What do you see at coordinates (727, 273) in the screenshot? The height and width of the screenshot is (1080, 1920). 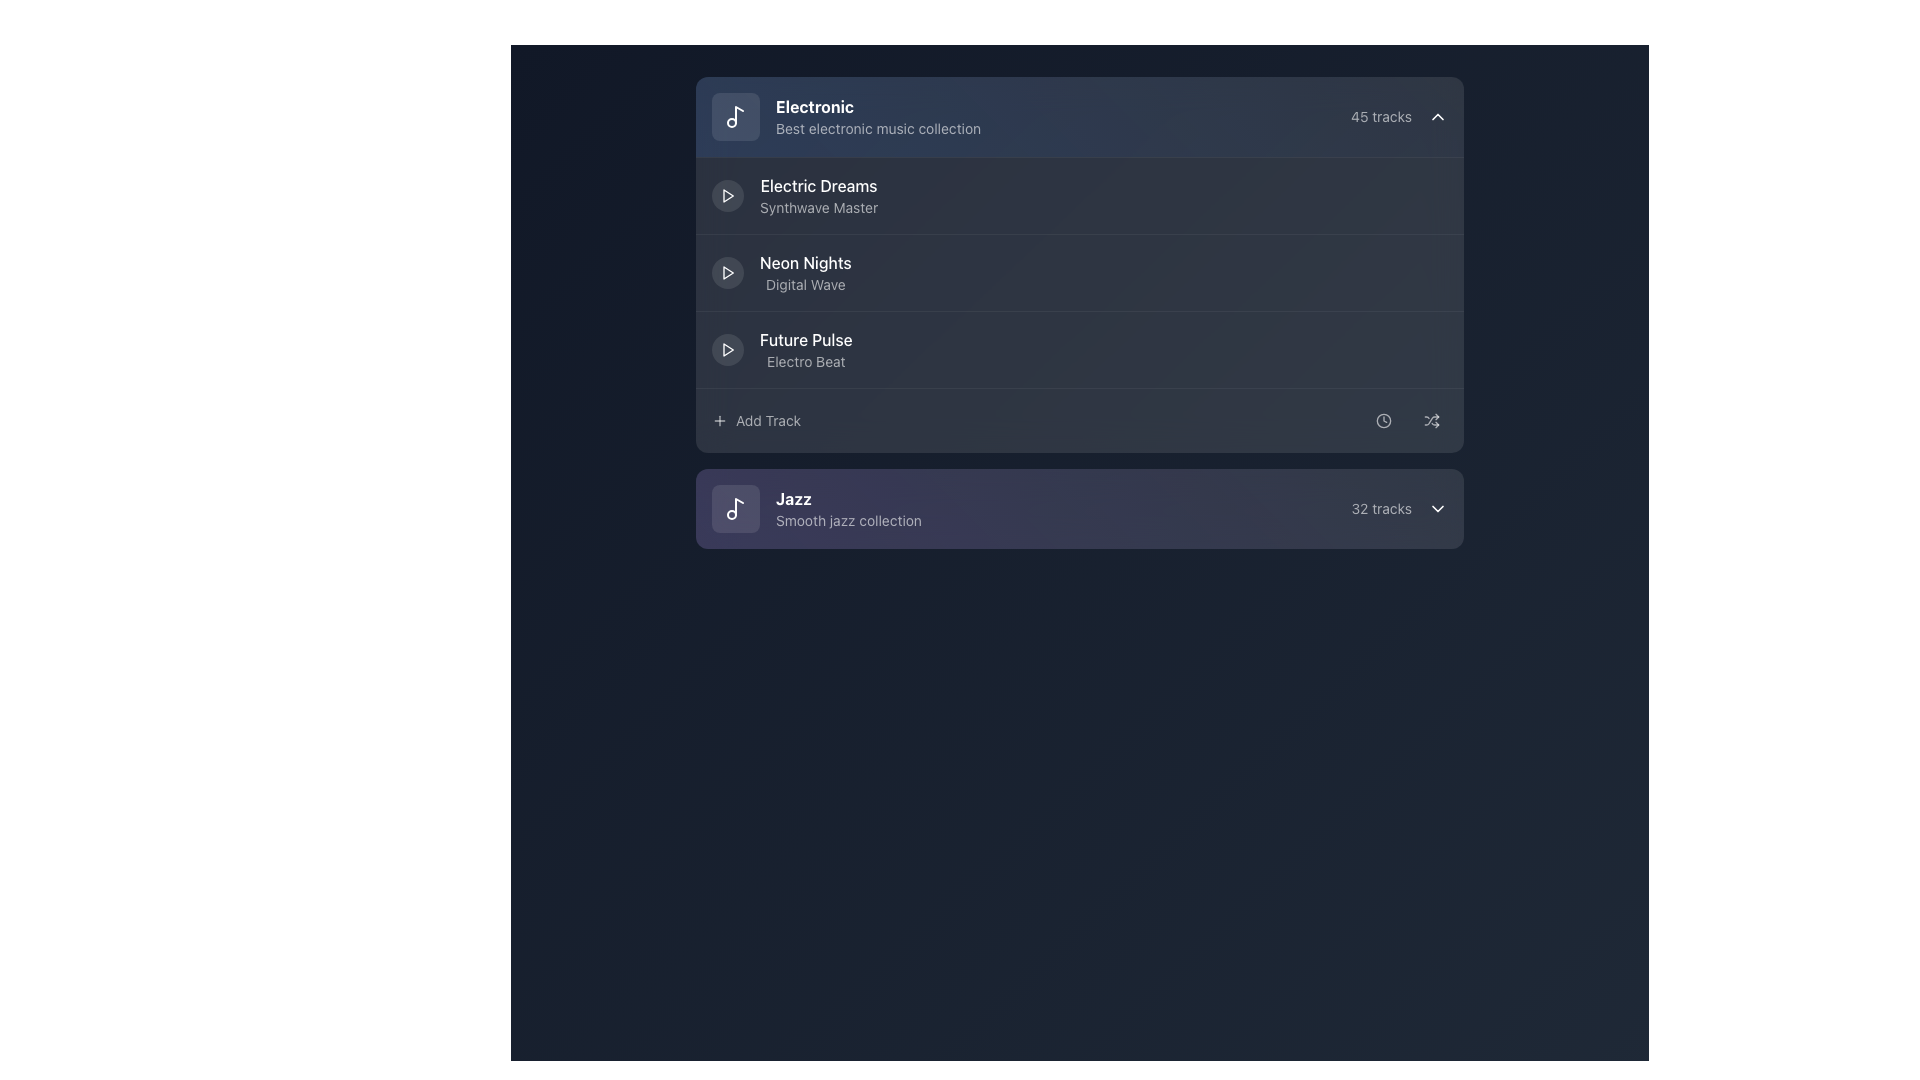 I see `the playback button for the media item labeled 'Neon Nights' to observe the visual hover effect` at bounding box center [727, 273].